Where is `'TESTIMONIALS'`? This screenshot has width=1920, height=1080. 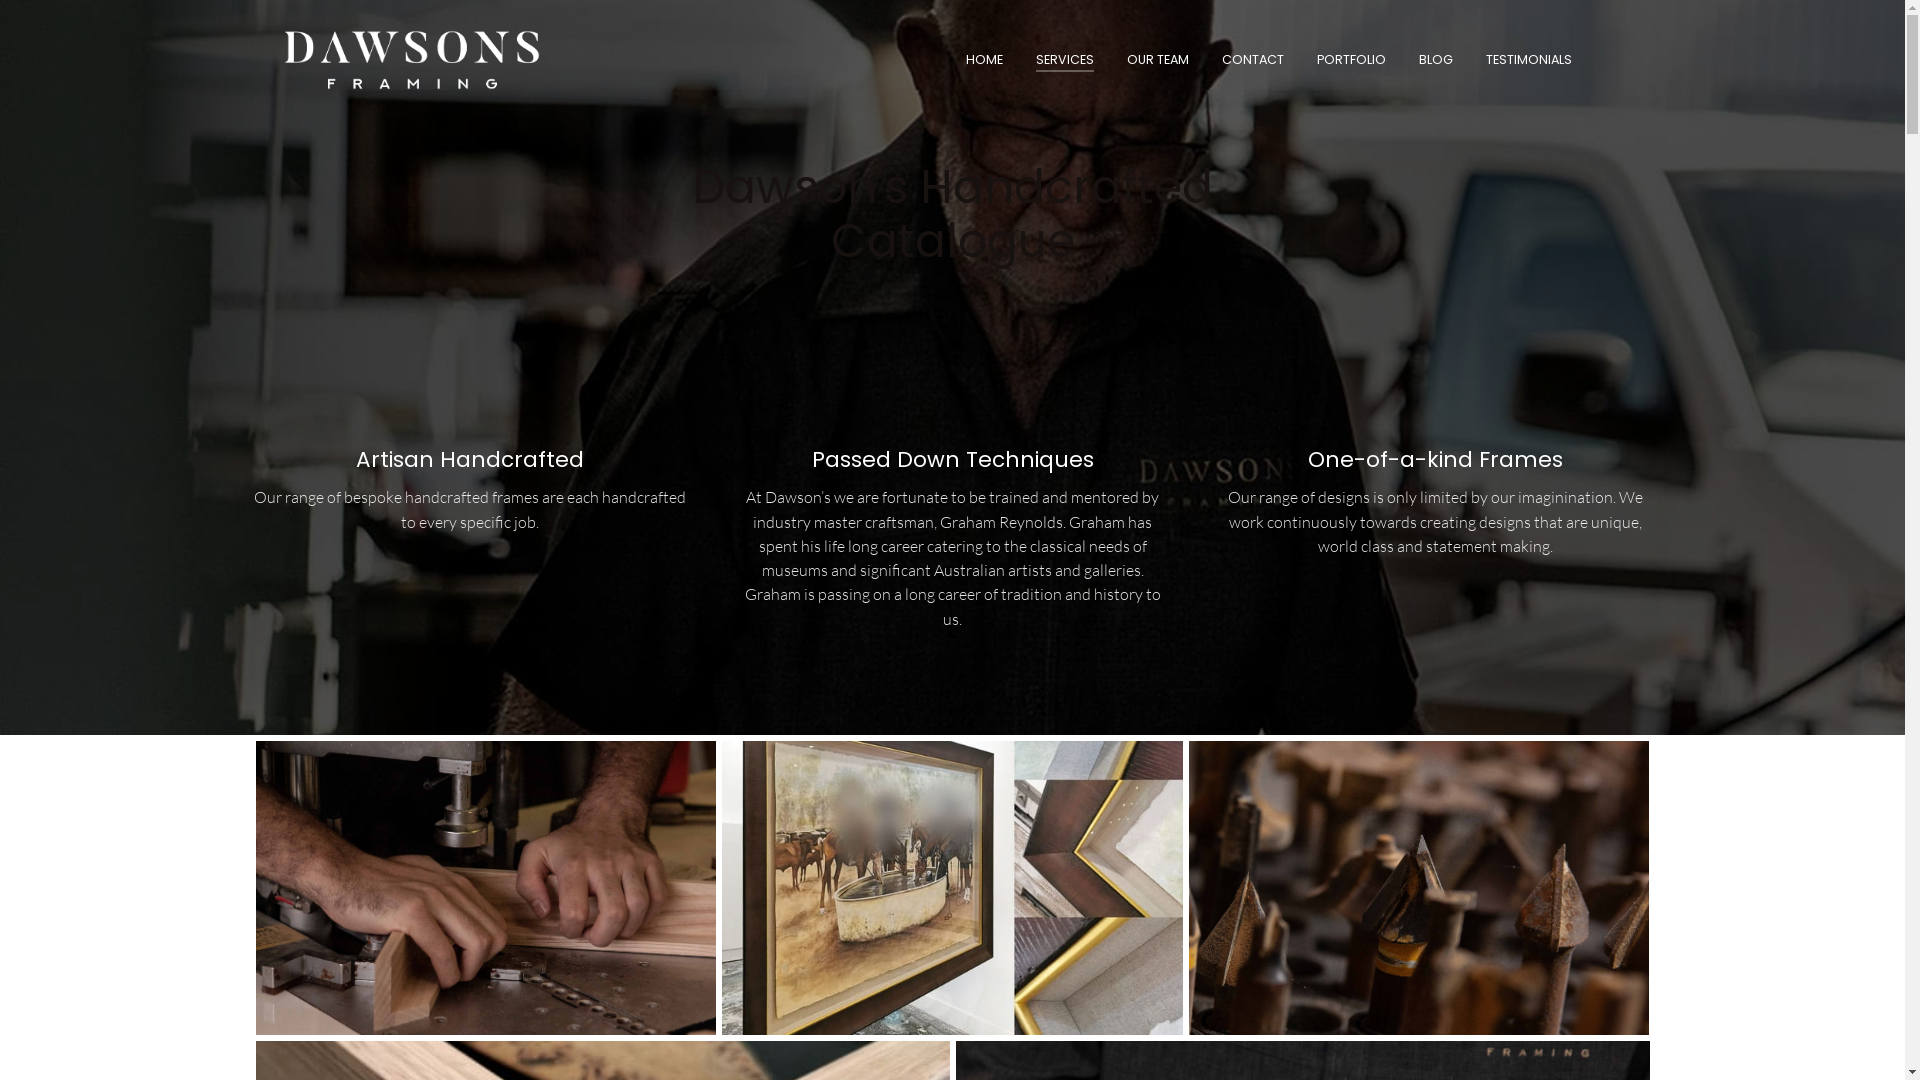
'TESTIMONIALS' is located at coordinates (1520, 59).